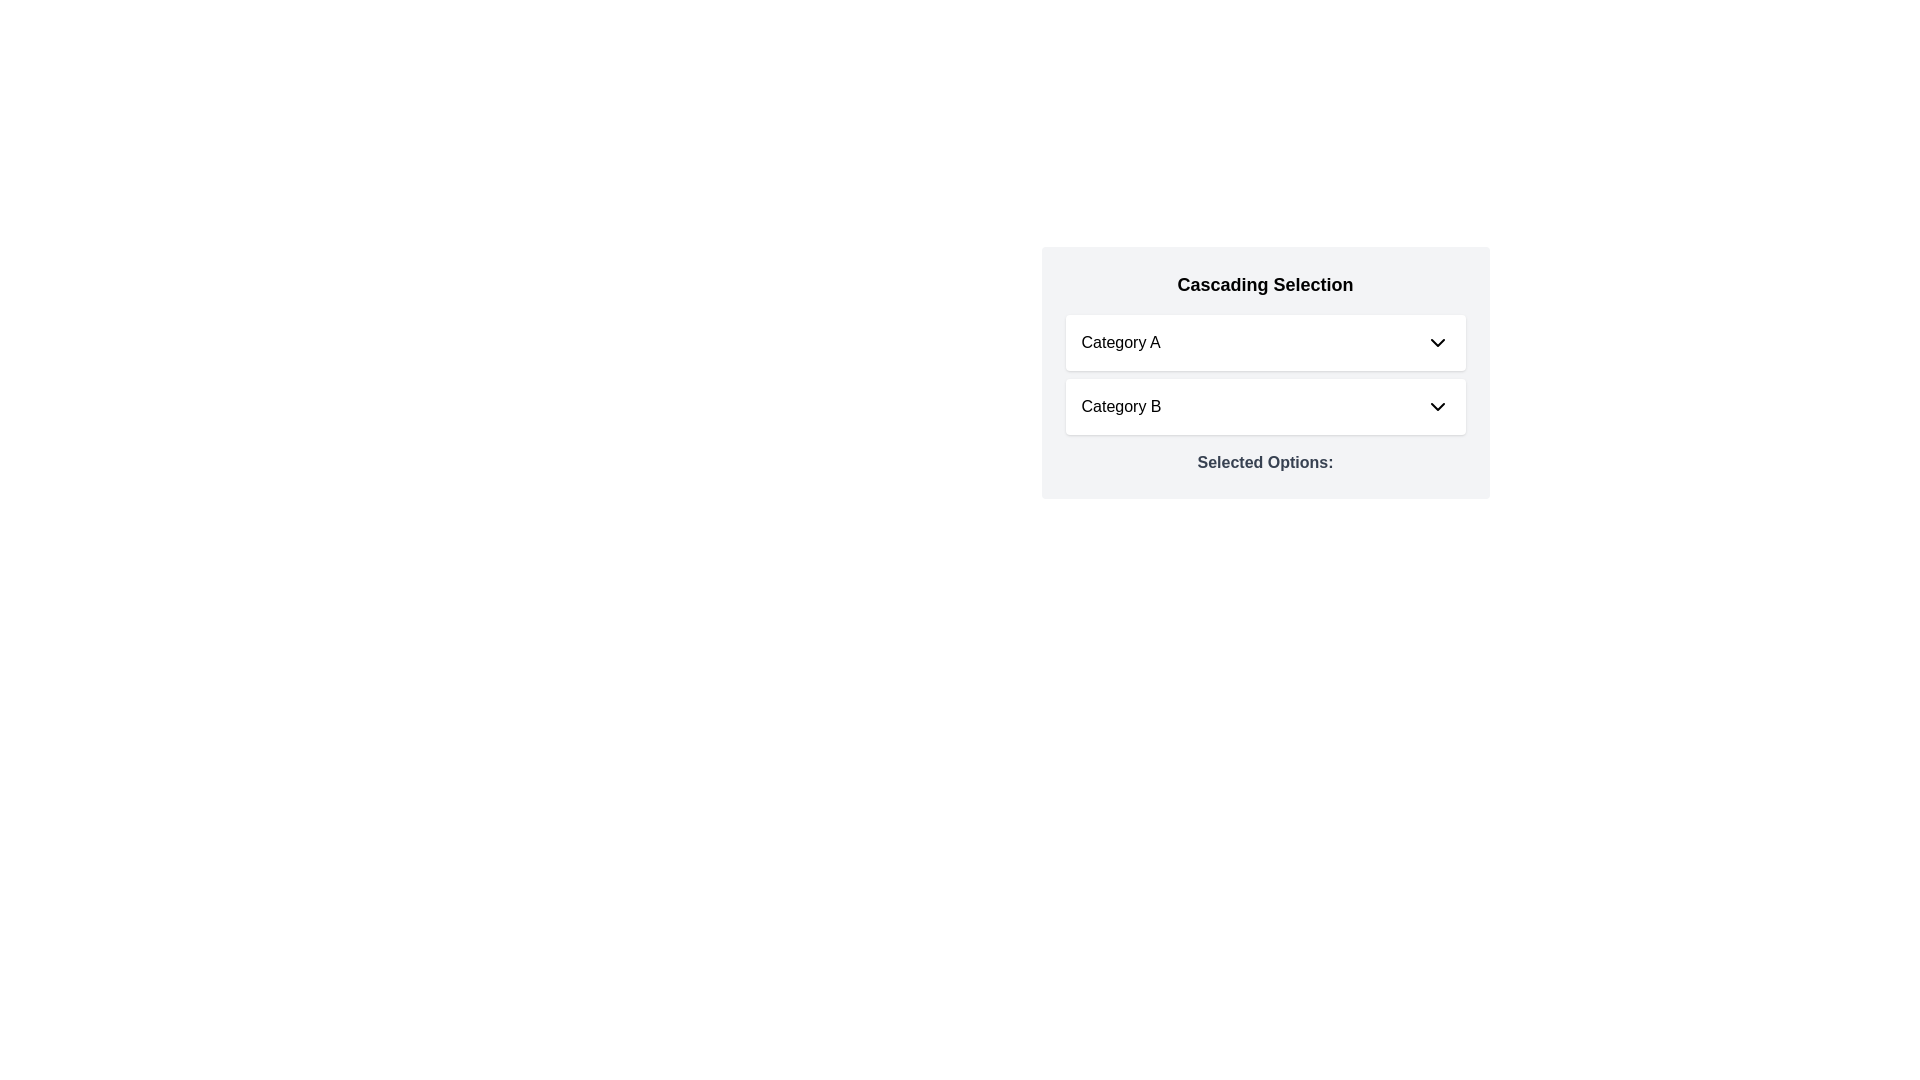 This screenshot has height=1080, width=1920. What do you see at coordinates (1264, 406) in the screenshot?
I see `the Dropdown Menu Item labeled 'Category B'` at bounding box center [1264, 406].